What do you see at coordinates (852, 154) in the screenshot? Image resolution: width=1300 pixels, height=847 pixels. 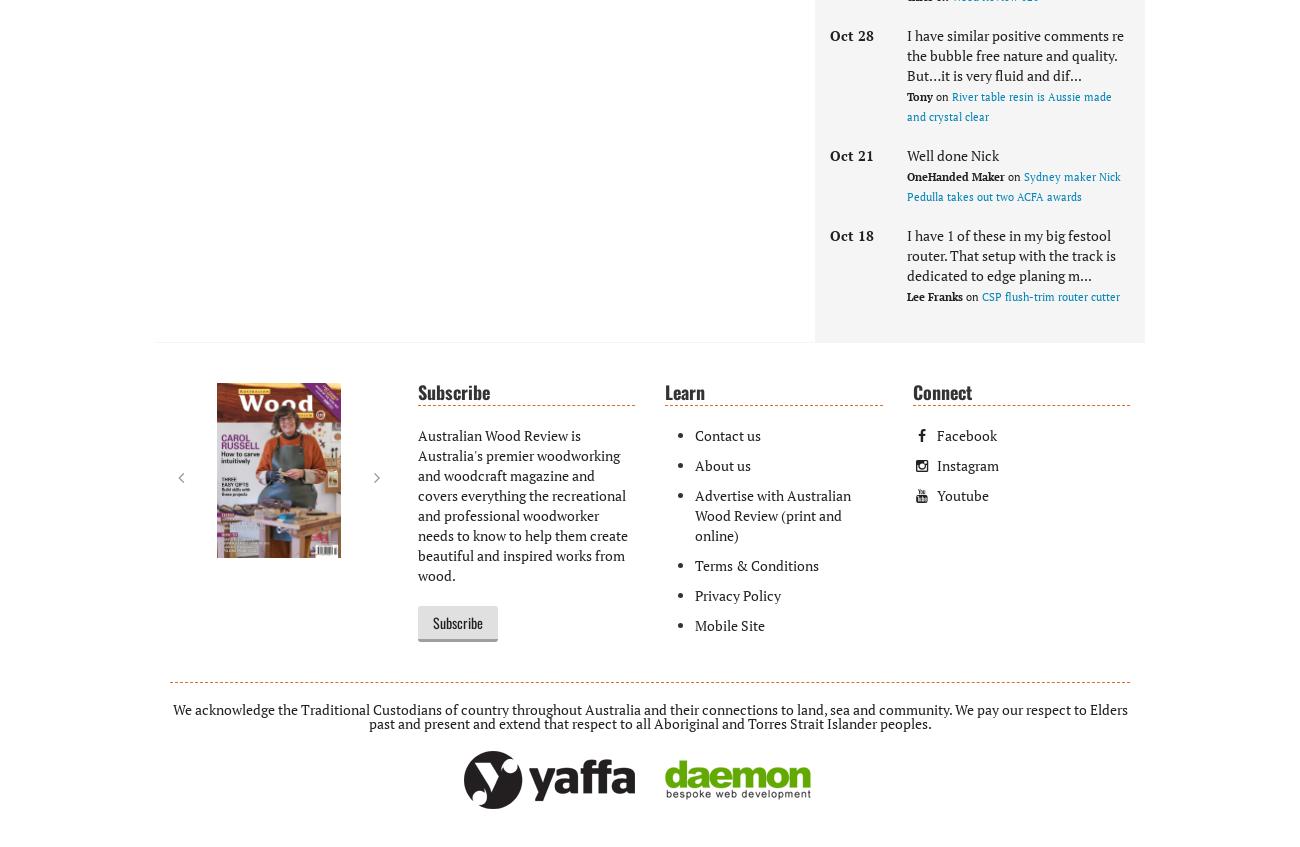 I see `'Oct 21'` at bounding box center [852, 154].